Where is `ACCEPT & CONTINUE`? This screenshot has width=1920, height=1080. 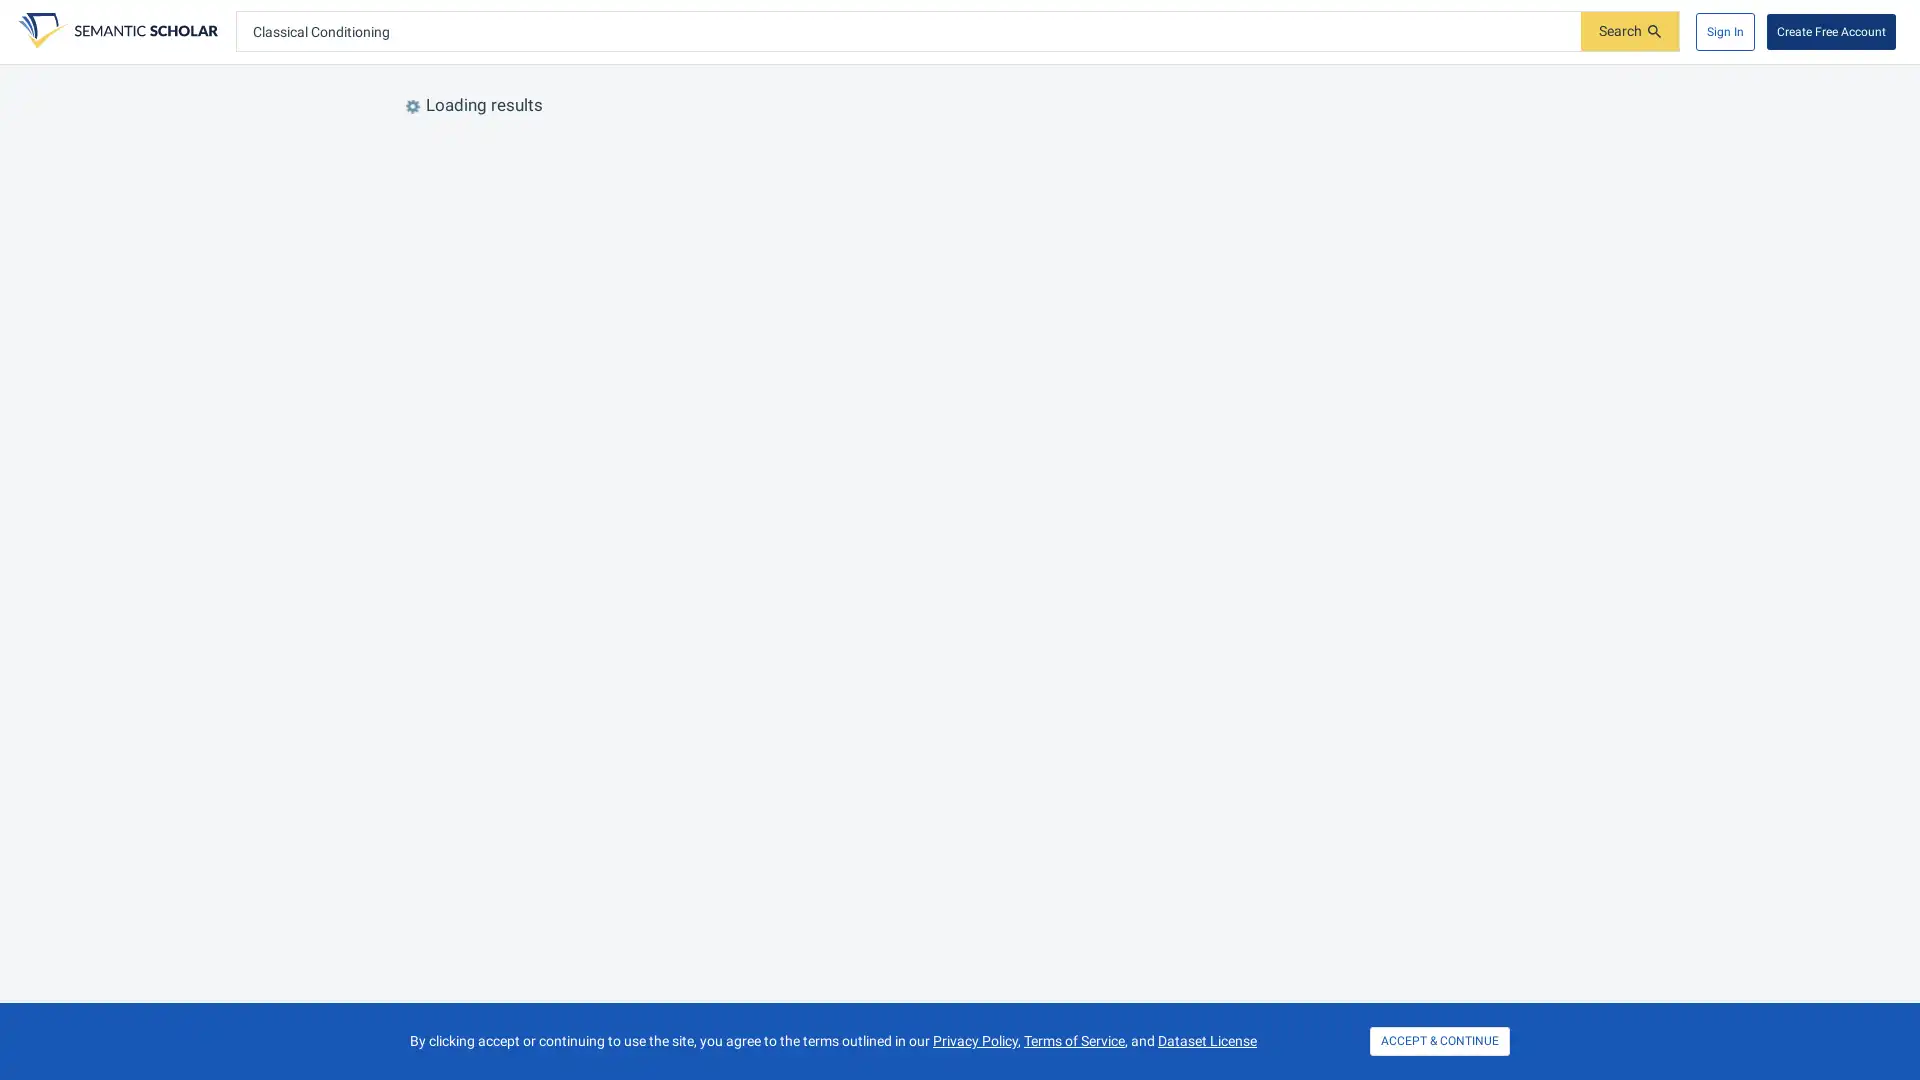 ACCEPT & CONTINUE is located at coordinates (1440, 1040).